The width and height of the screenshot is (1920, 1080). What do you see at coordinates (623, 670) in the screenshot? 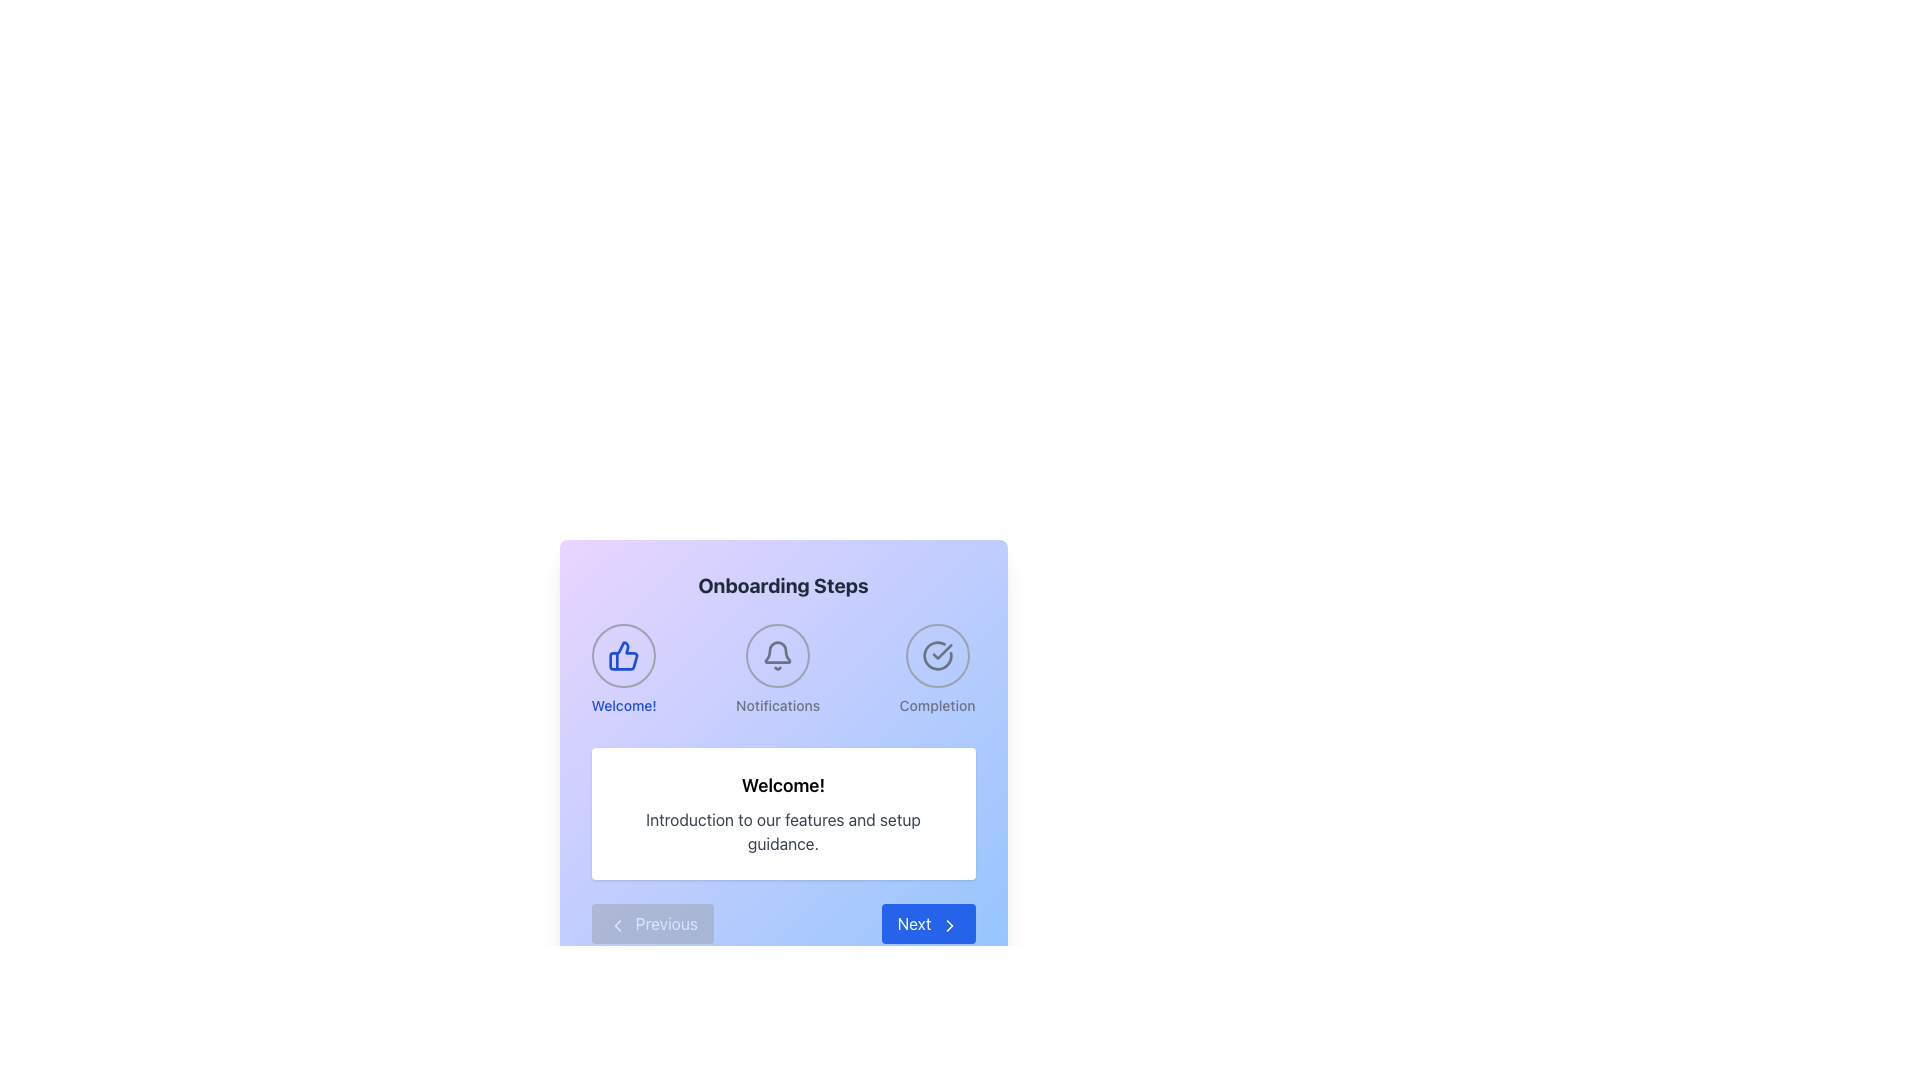
I see `text content of the first onboarding step indicator, which features a blue thumbs-up icon and the label 'Welcome!' positioned at the leftmost side of the 'Onboarding Steps' section` at bounding box center [623, 670].